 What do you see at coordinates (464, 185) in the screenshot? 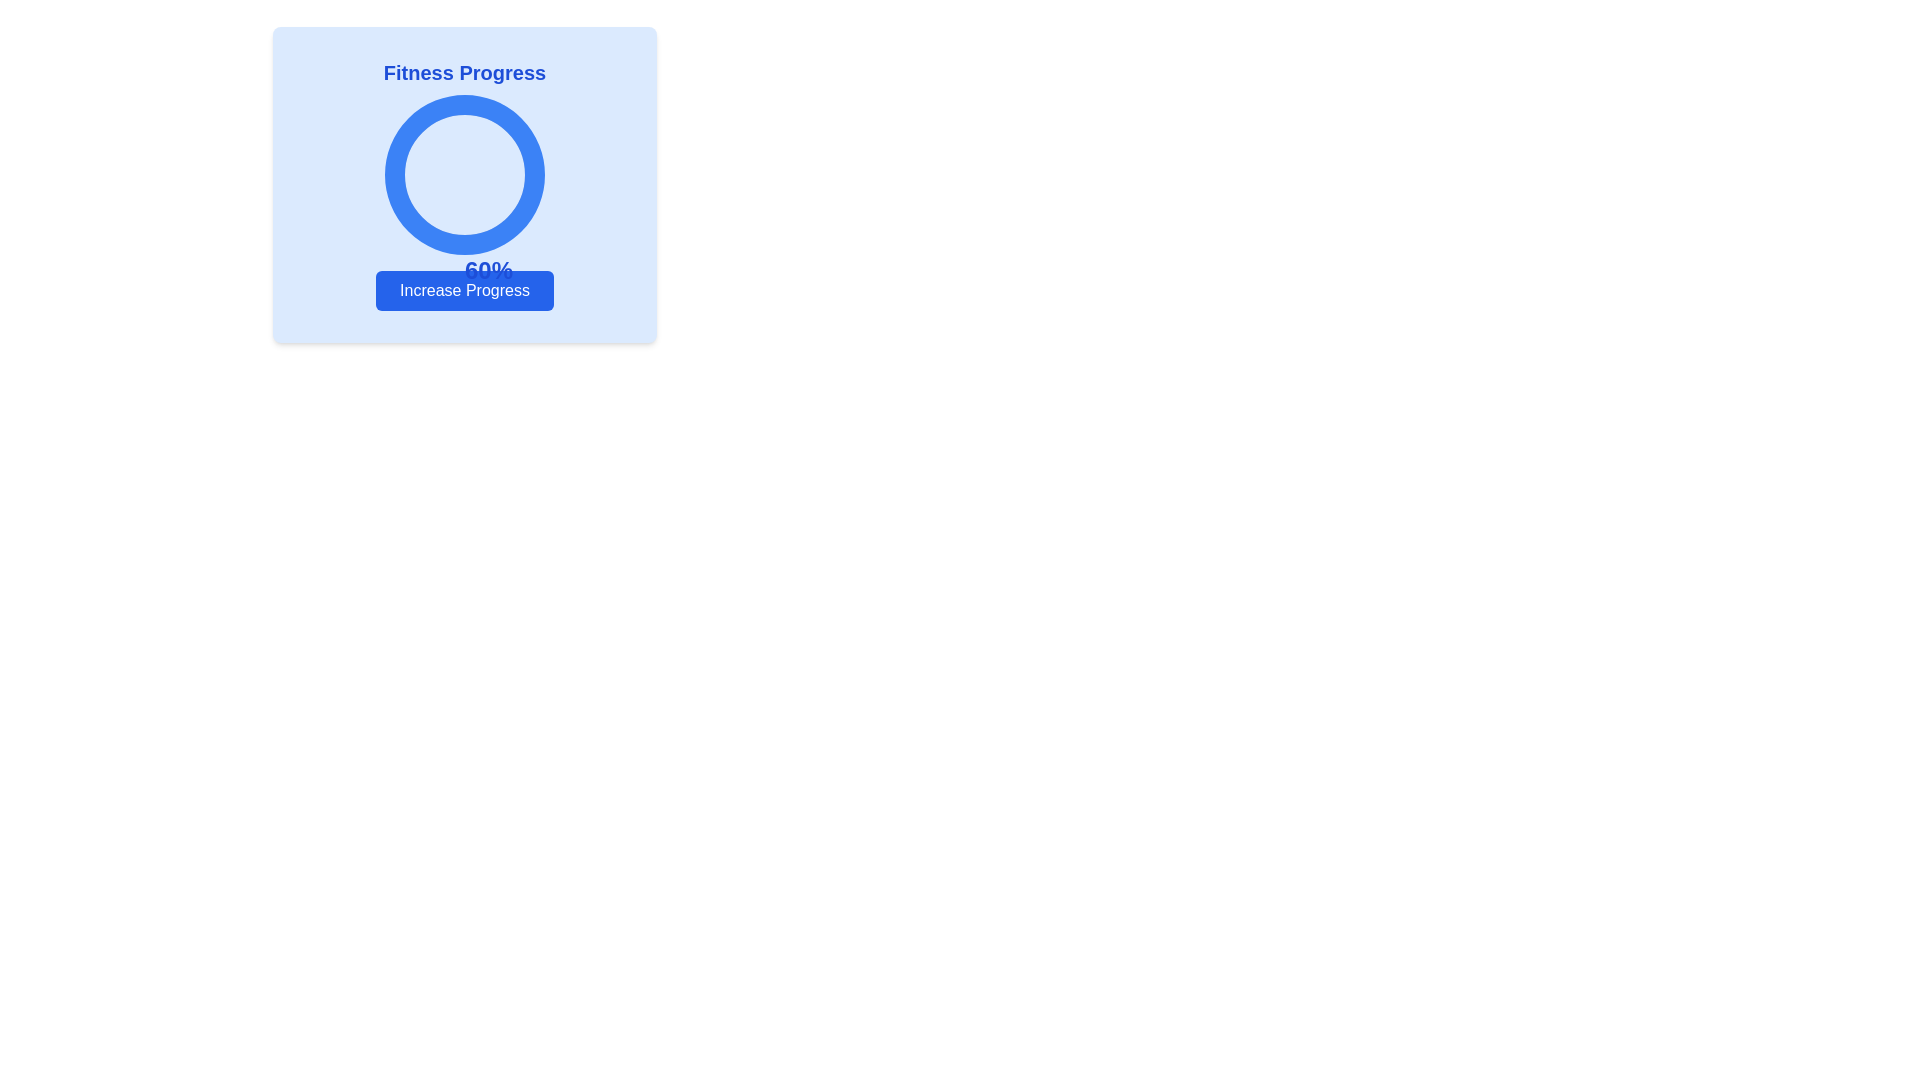
I see `the circular progress indicator displaying '60%'` at bounding box center [464, 185].